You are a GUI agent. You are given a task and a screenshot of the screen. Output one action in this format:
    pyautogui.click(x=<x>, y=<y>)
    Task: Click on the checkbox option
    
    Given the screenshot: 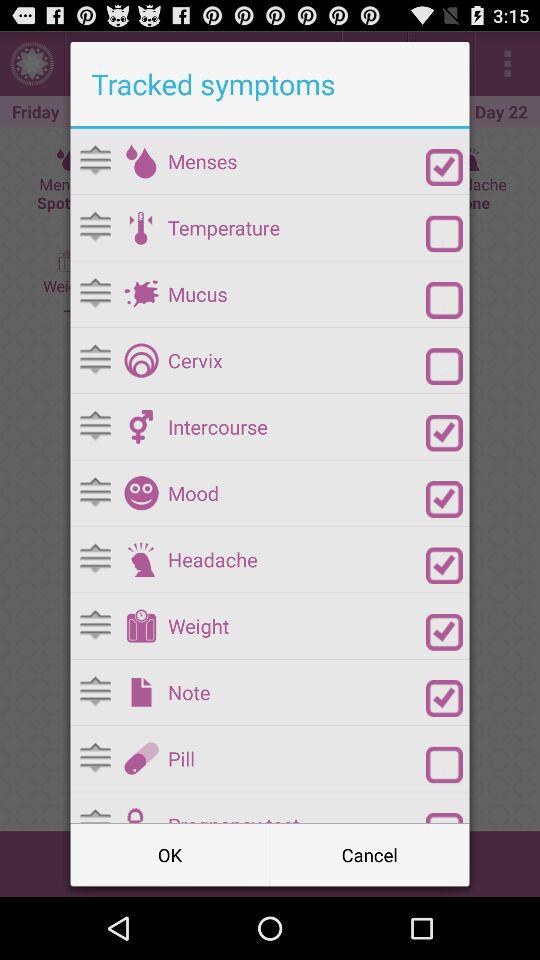 What is the action you would take?
    pyautogui.click(x=444, y=233)
    